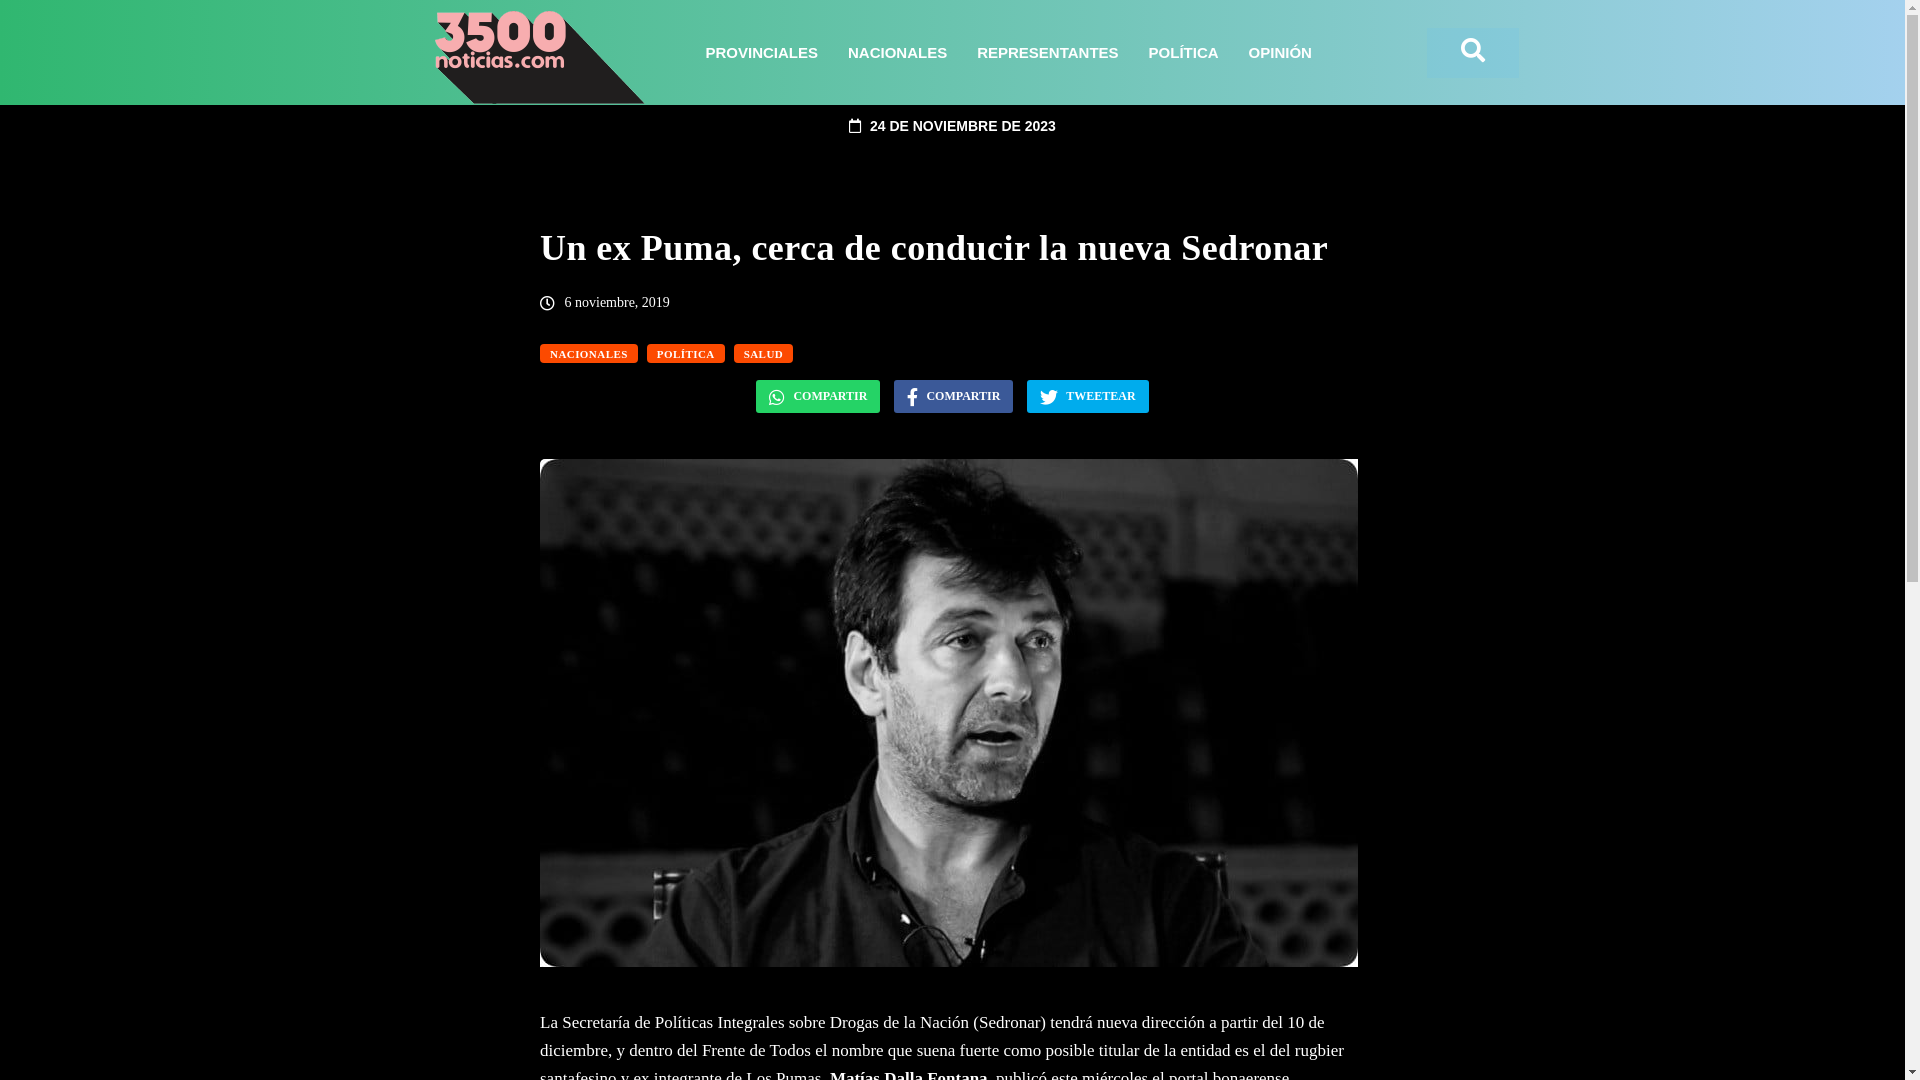 Image resolution: width=1920 pixels, height=1080 pixels. Describe the element at coordinates (817, 396) in the screenshot. I see `'COMPARTIR'` at that location.